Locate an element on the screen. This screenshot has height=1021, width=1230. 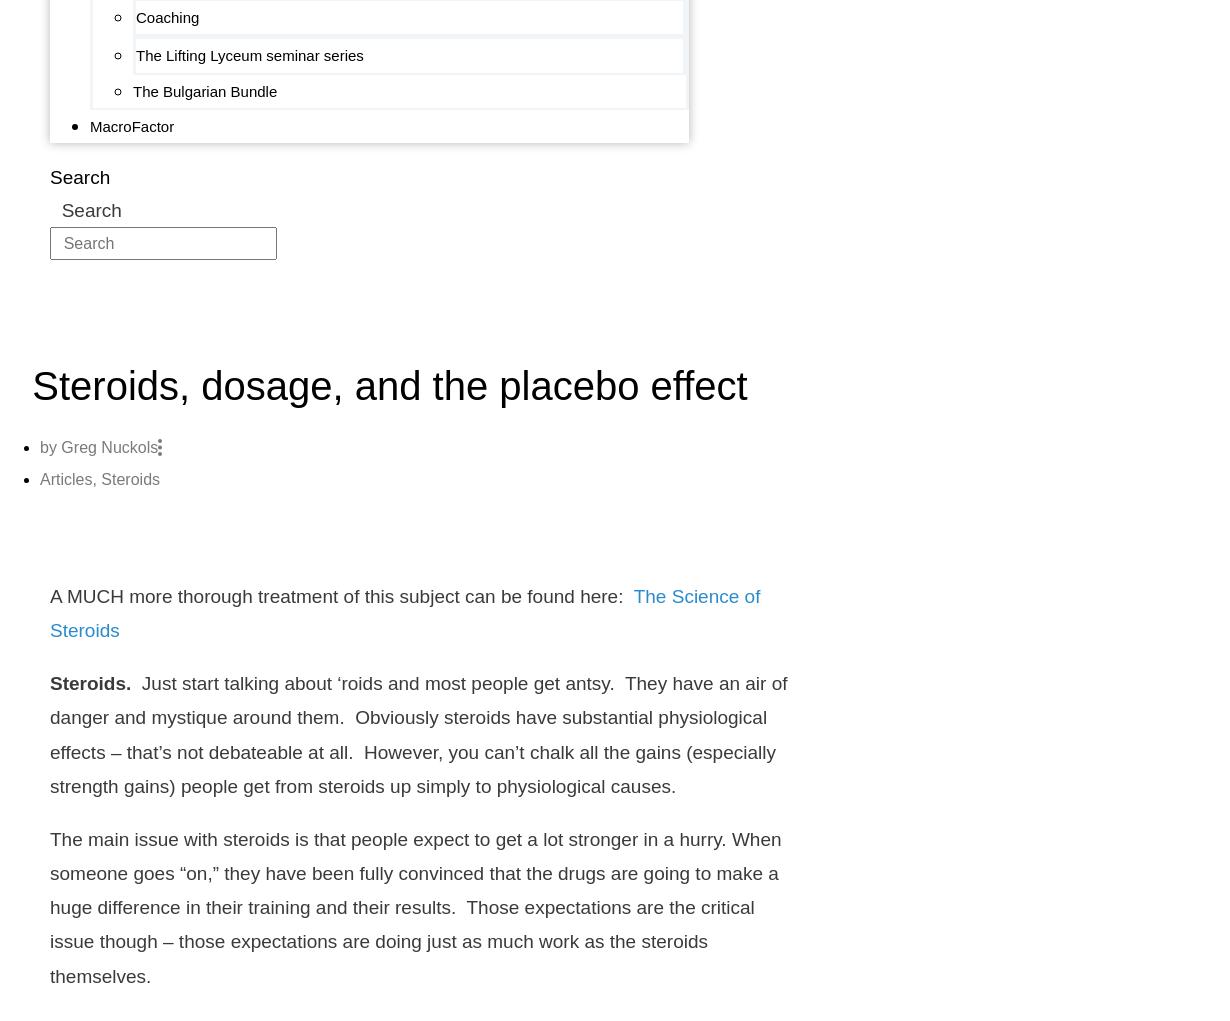
'Steroids.' is located at coordinates (90, 683).